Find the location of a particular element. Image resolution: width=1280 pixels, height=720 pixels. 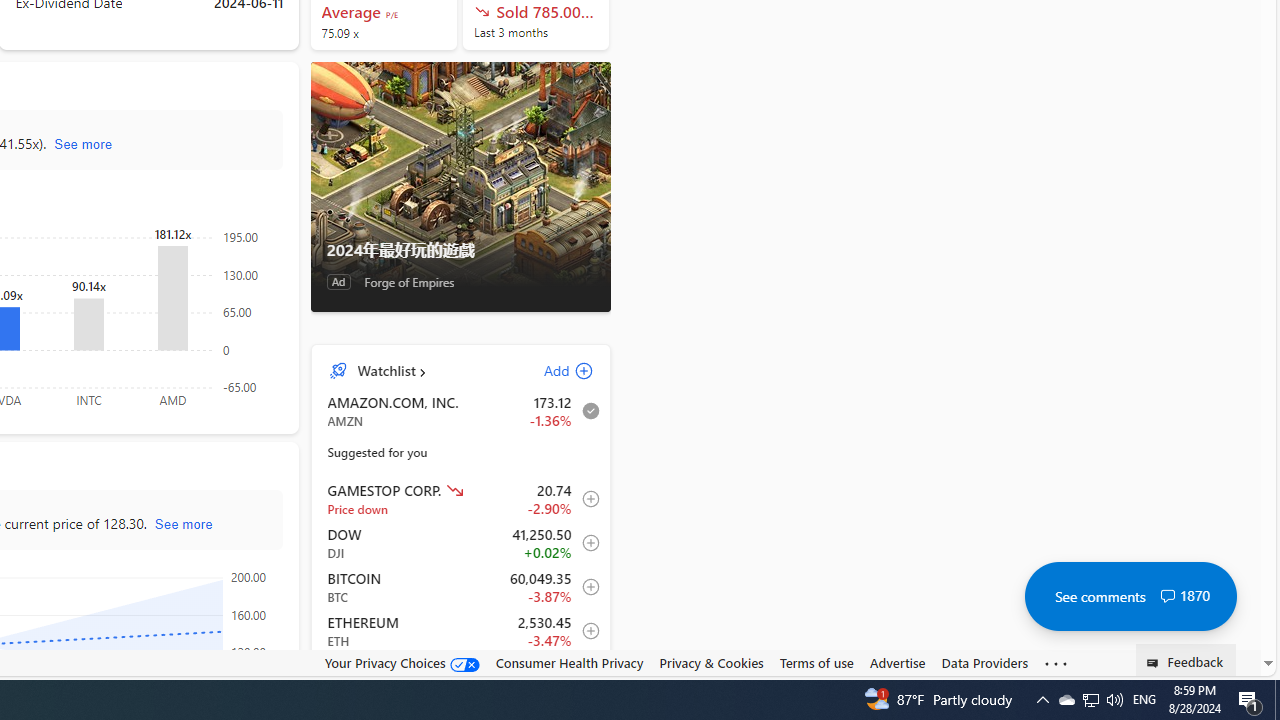

'Class: oneFooter_seeMore-DS-EntryPoint1-1' is located at coordinates (1055, 663).